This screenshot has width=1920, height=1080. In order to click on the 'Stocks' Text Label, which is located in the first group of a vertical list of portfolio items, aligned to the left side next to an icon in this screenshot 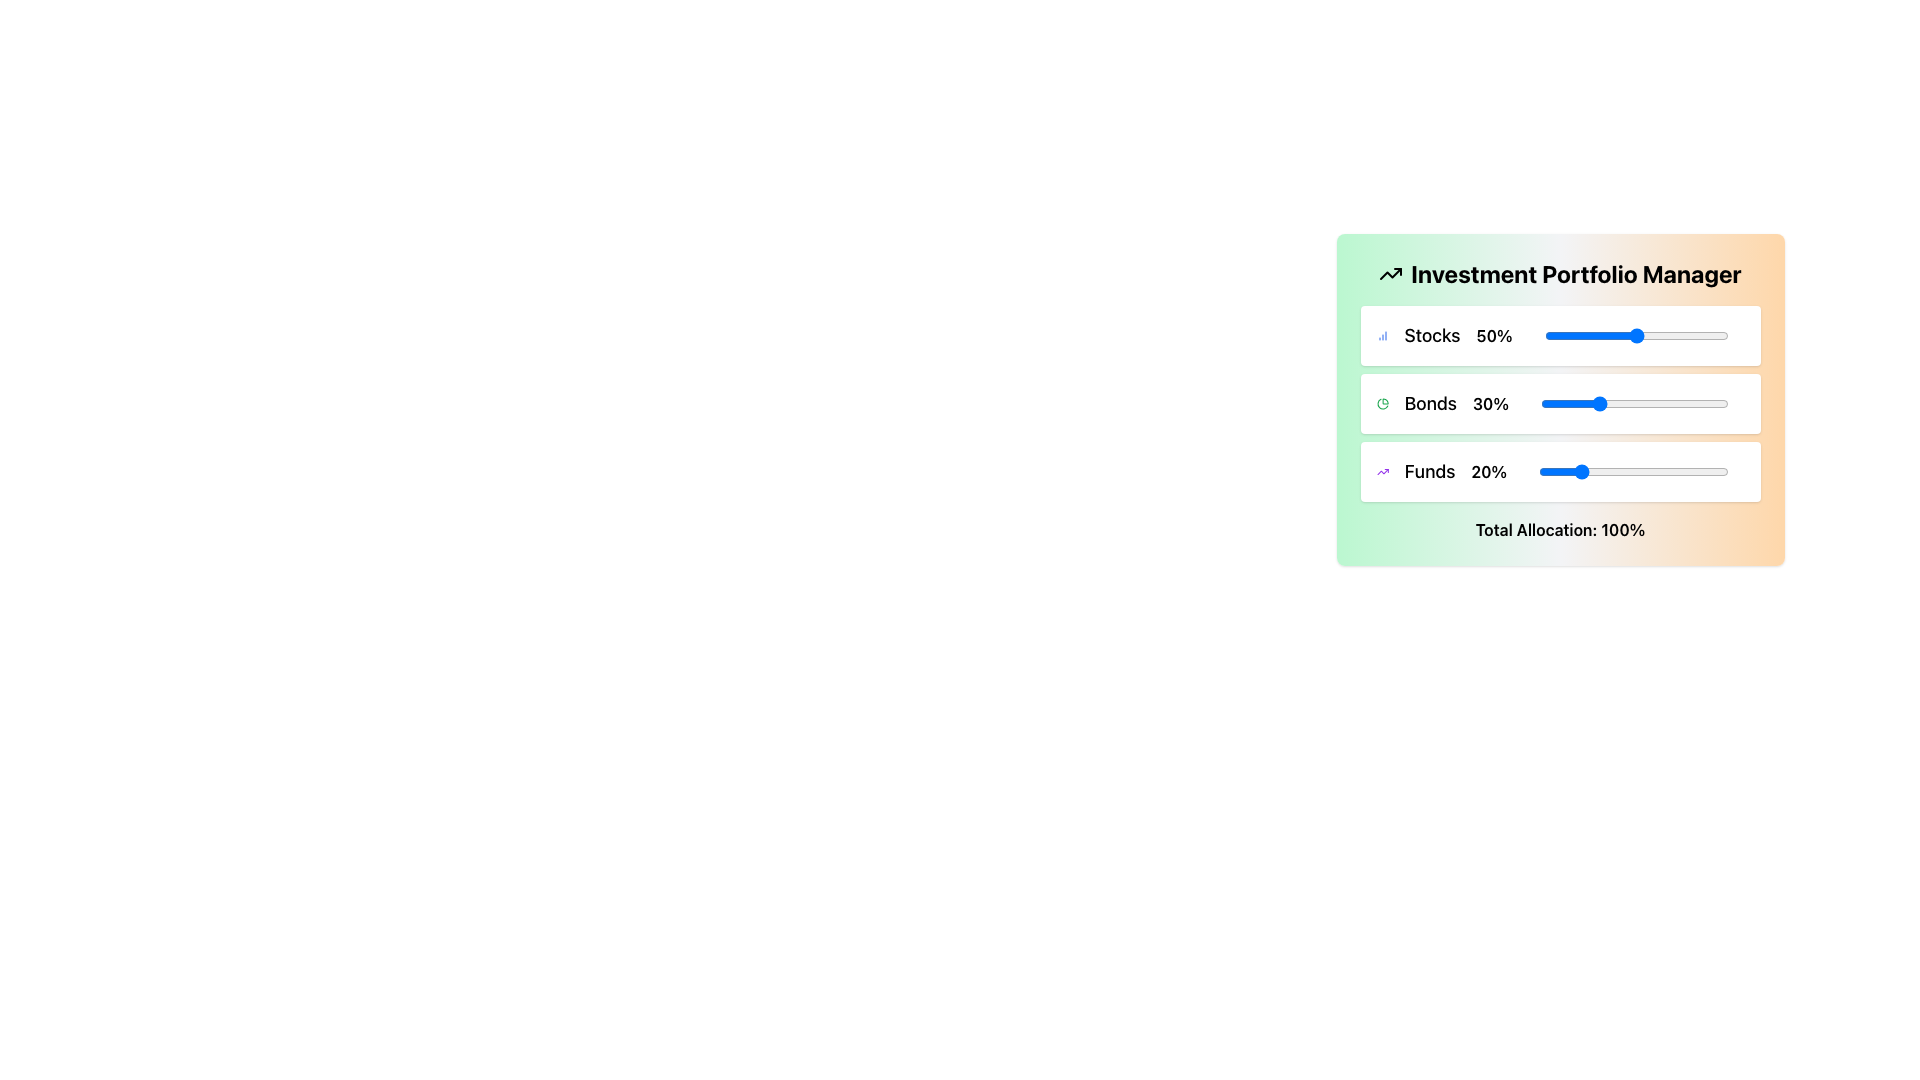, I will do `click(1431, 334)`.